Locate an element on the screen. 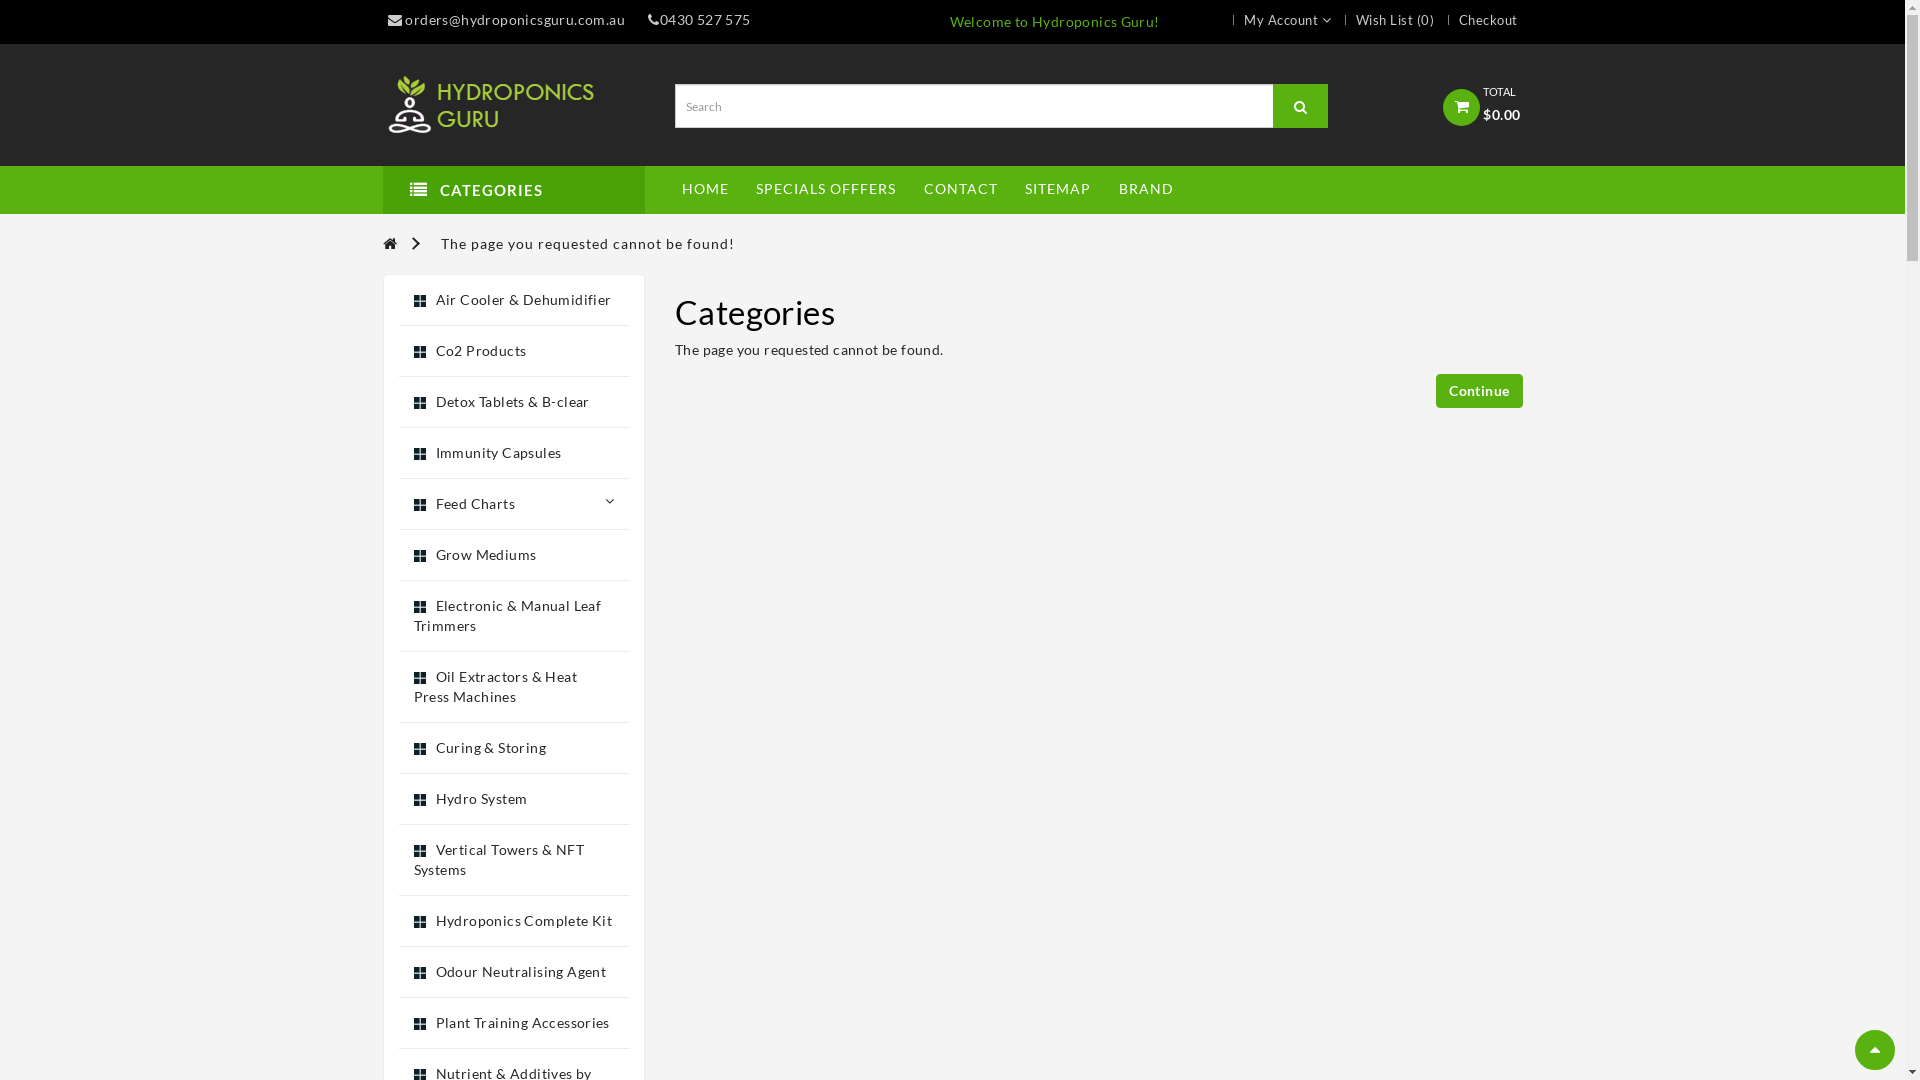  'Hydroponics Complete Kit' is located at coordinates (513, 921).